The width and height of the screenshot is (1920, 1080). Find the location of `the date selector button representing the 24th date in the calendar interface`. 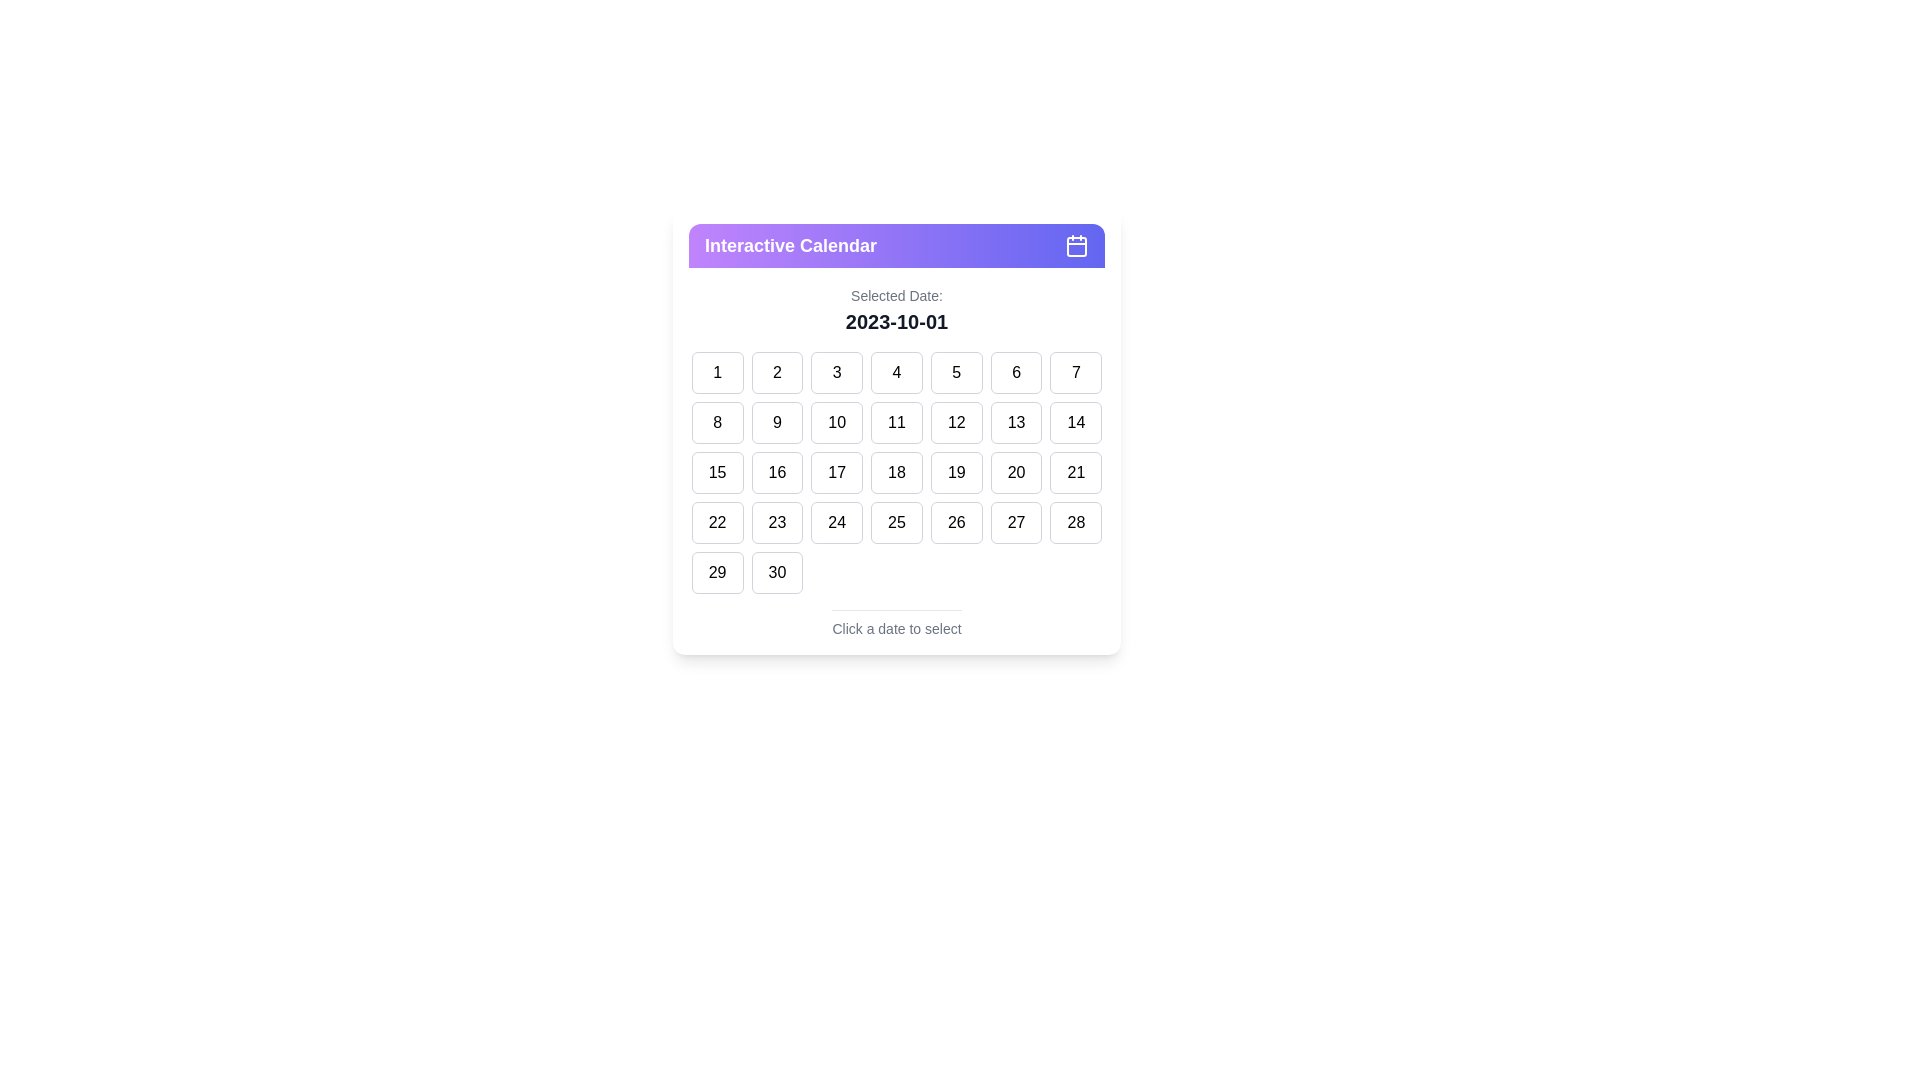

the date selector button representing the 24th date in the calendar interface is located at coordinates (837, 522).